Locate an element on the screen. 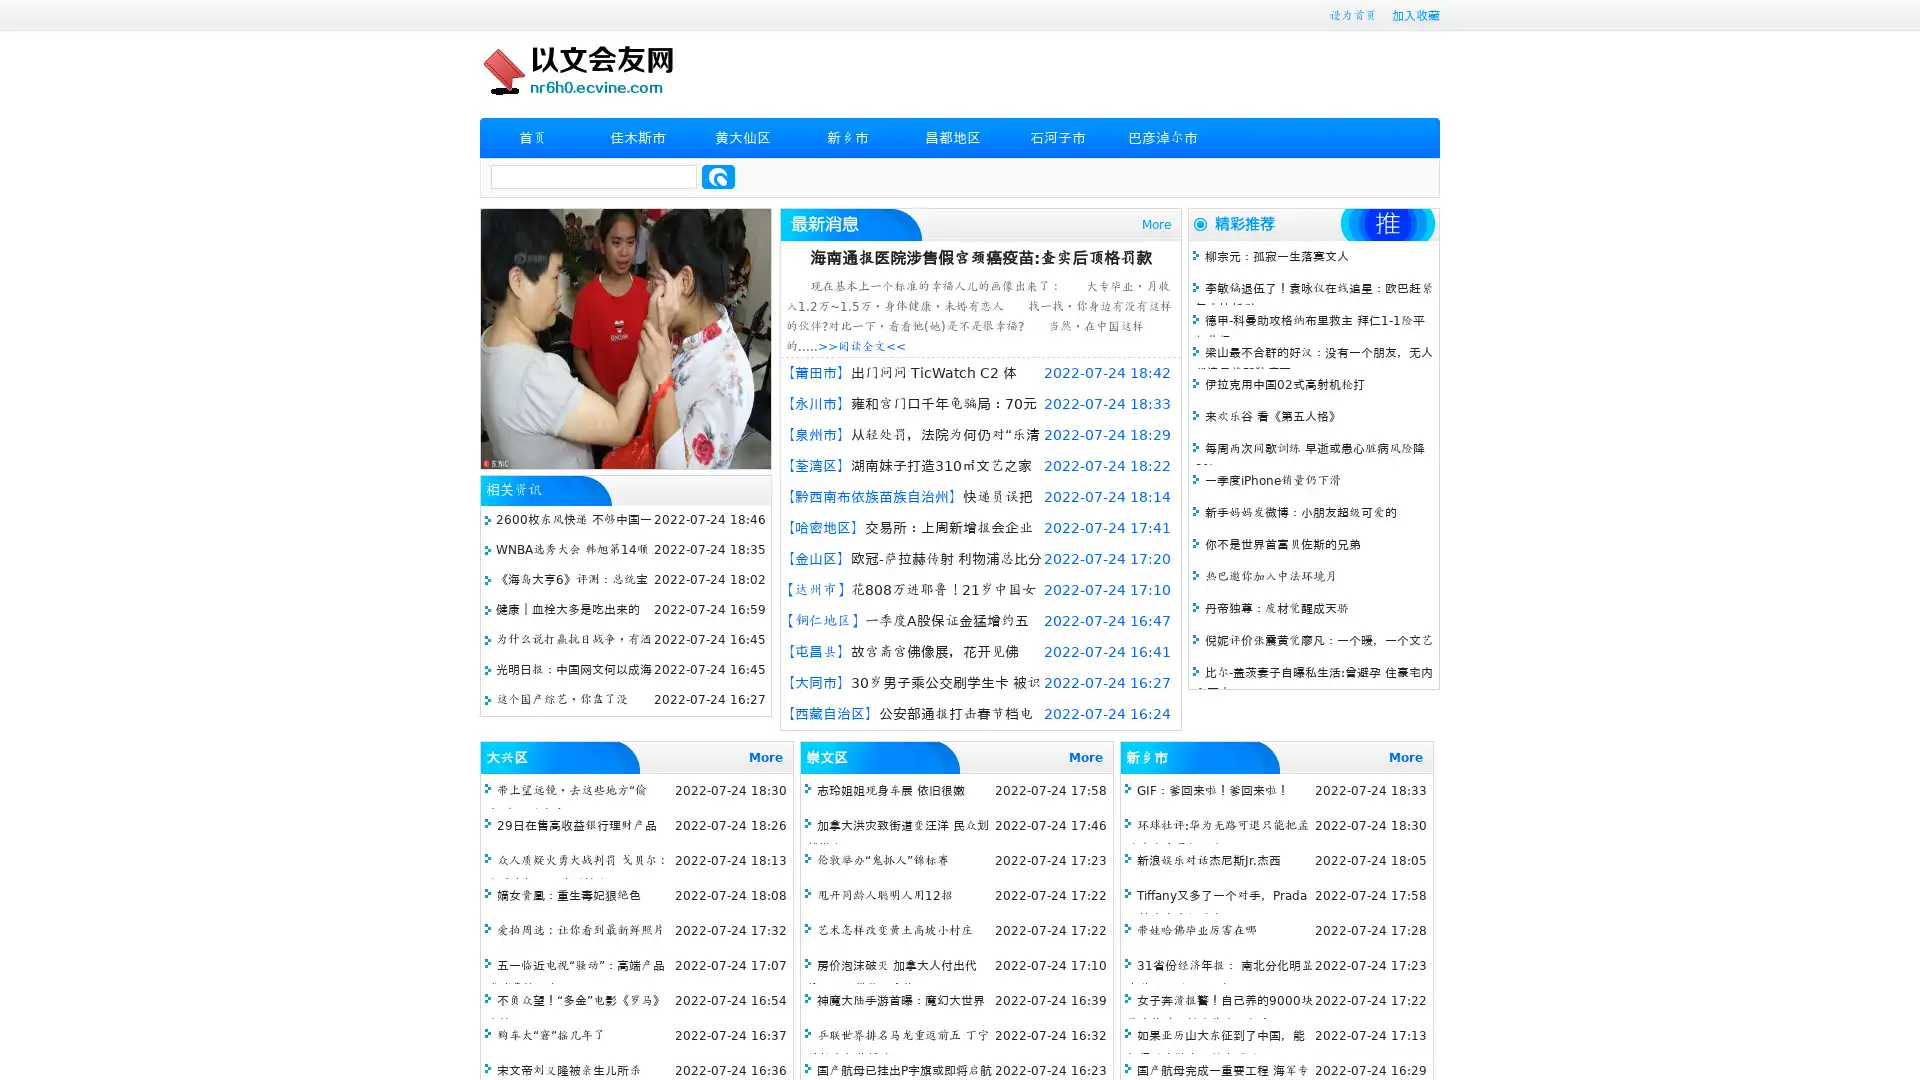 This screenshot has width=1920, height=1080. Search is located at coordinates (718, 176).